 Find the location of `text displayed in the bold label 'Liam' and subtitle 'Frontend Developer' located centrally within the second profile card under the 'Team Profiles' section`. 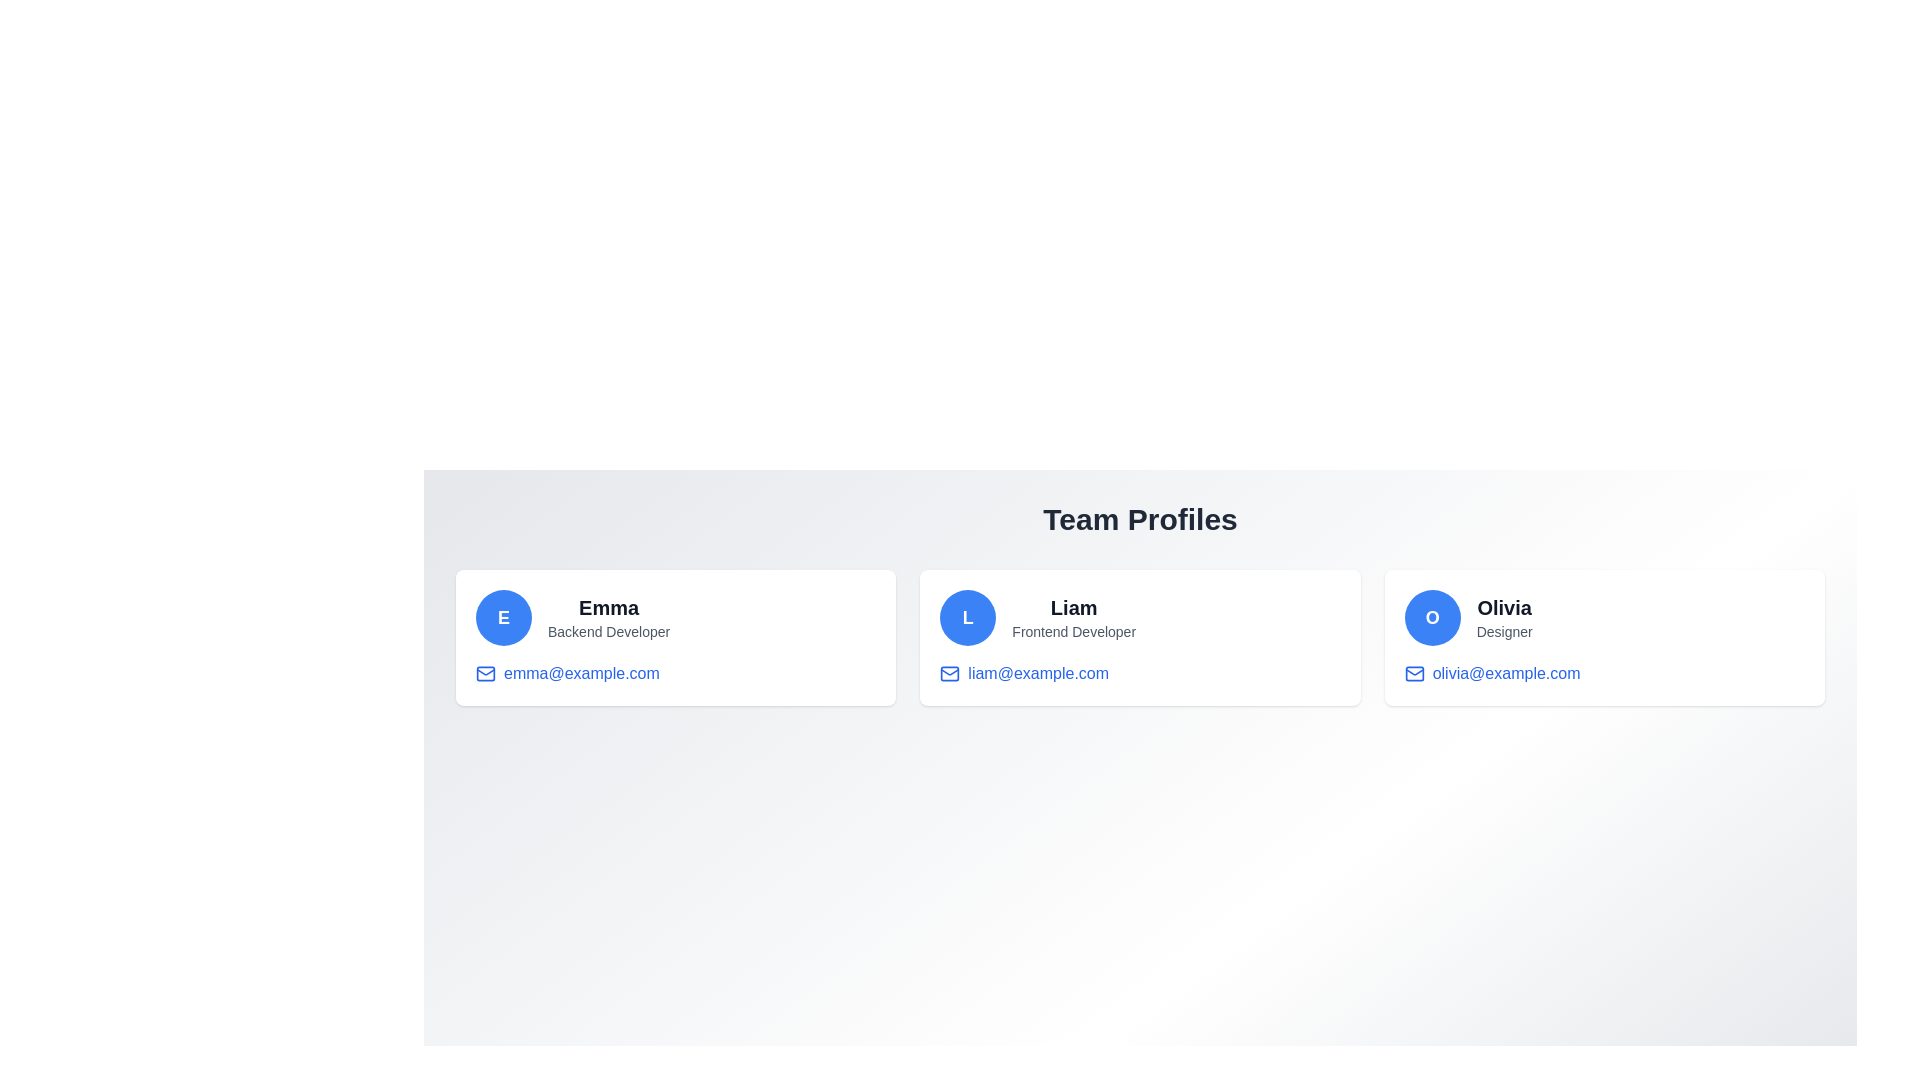

text displayed in the bold label 'Liam' and subtitle 'Frontend Developer' located centrally within the second profile card under the 'Team Profiles' section is located at coordinates (1073, 616).